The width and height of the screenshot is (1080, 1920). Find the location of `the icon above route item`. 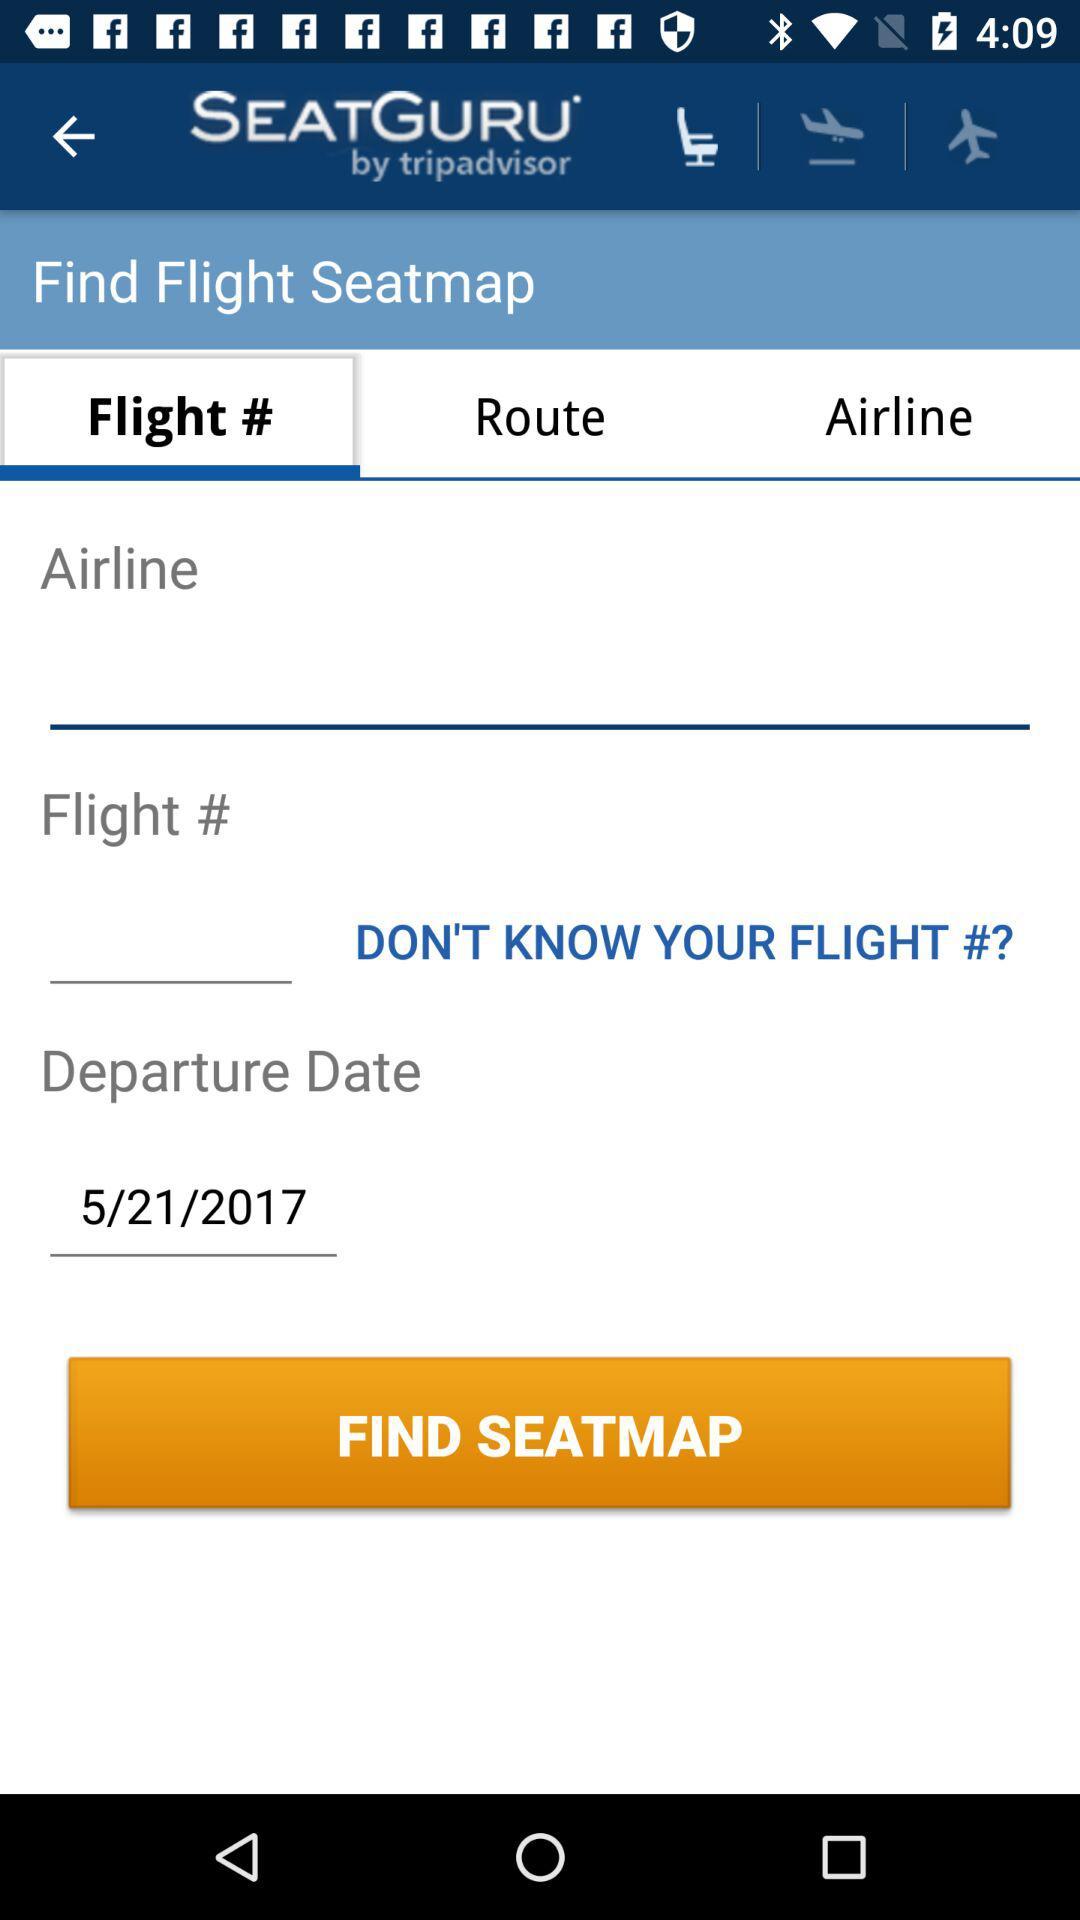

the icon above route item is located at coordinates (696, 135).